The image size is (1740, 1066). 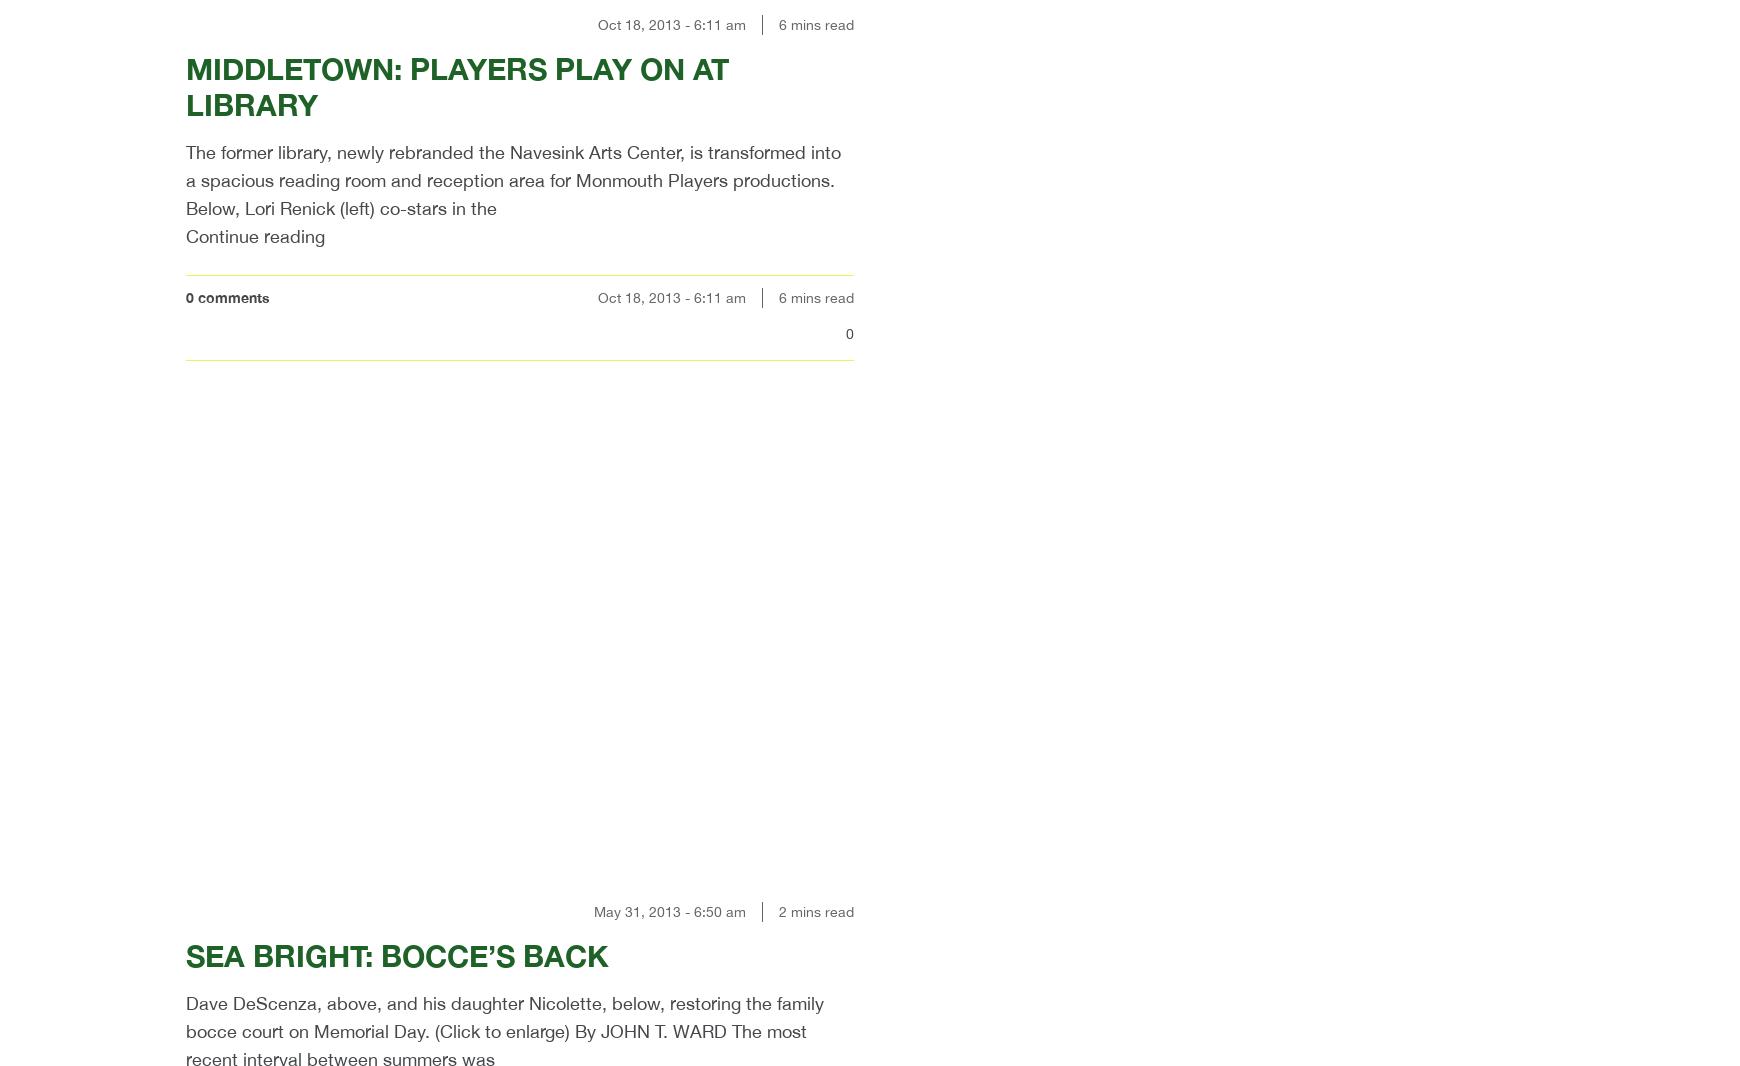 I want to click on 'SEA BRIGHT: BOCCE’S BACK', so click(x=185, y=955).